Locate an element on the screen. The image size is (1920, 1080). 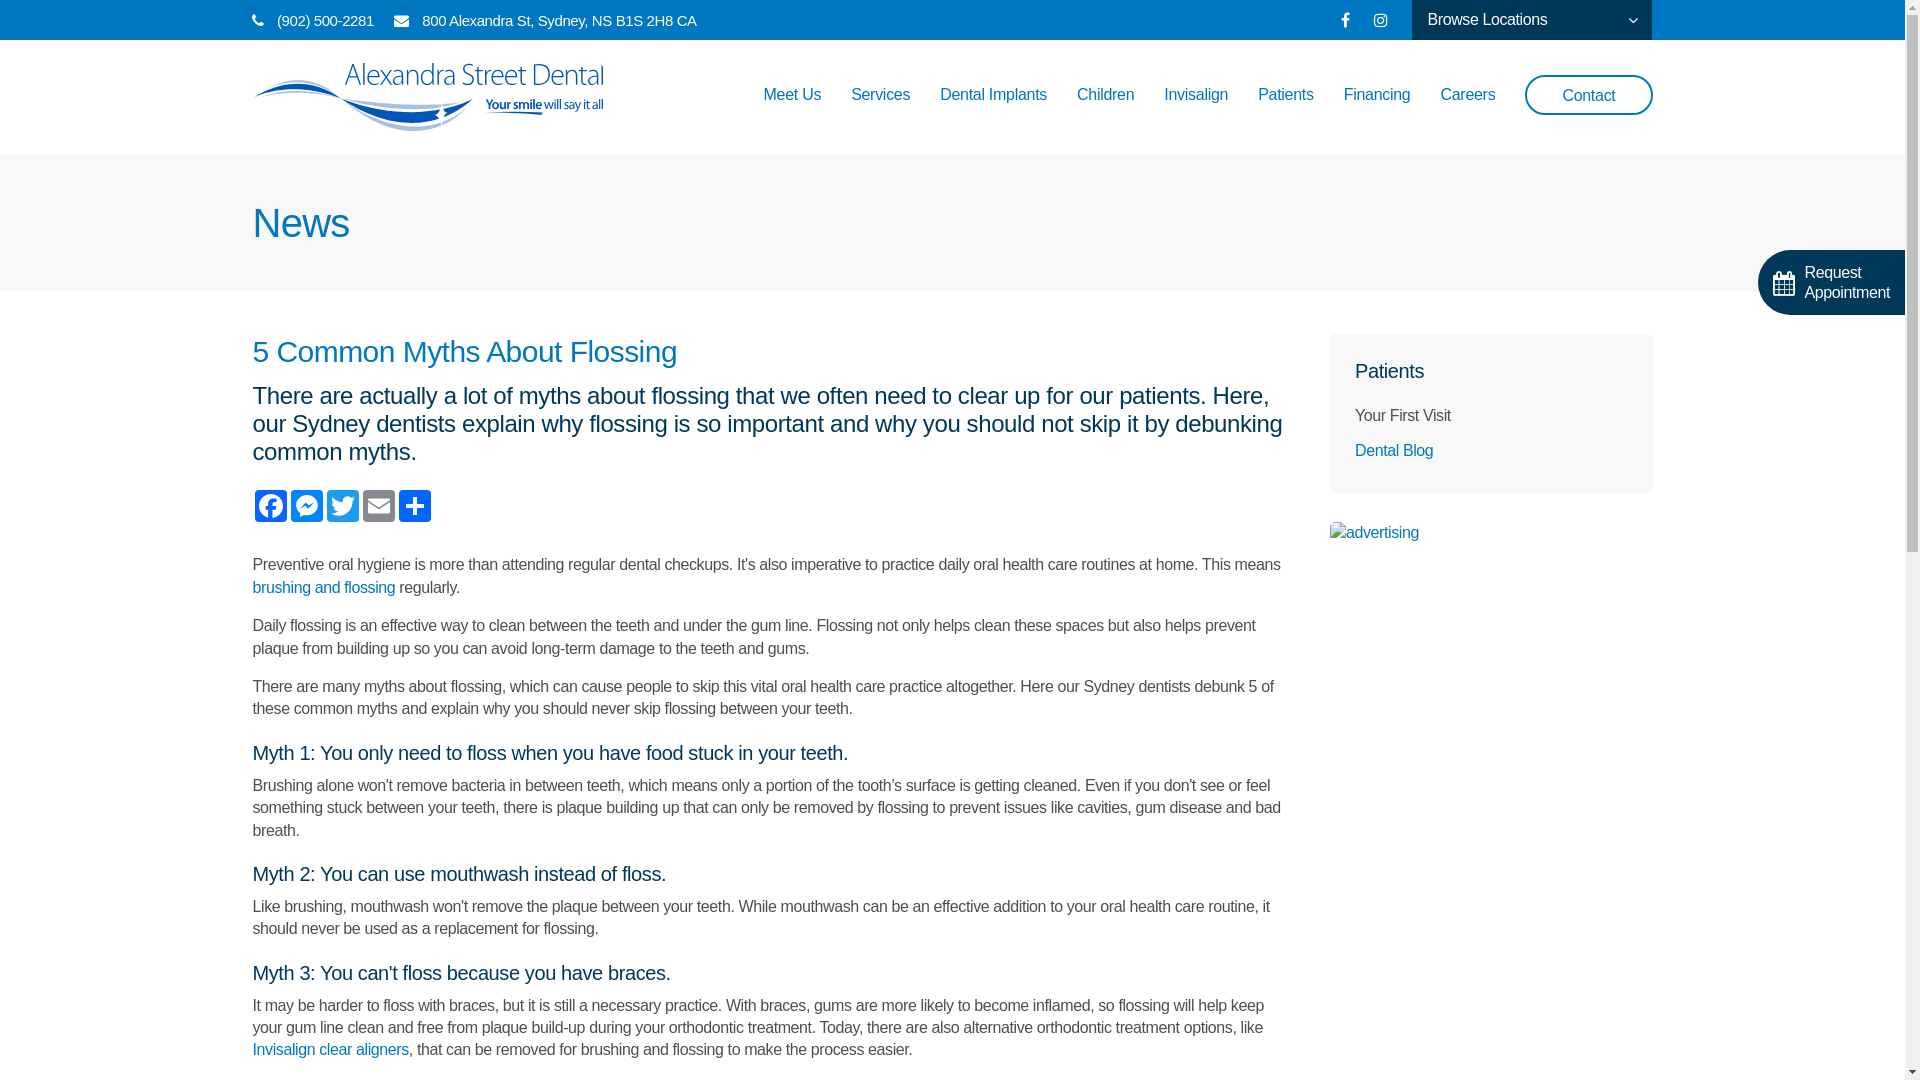
'Facebook' is located at coordinates (268, 504).